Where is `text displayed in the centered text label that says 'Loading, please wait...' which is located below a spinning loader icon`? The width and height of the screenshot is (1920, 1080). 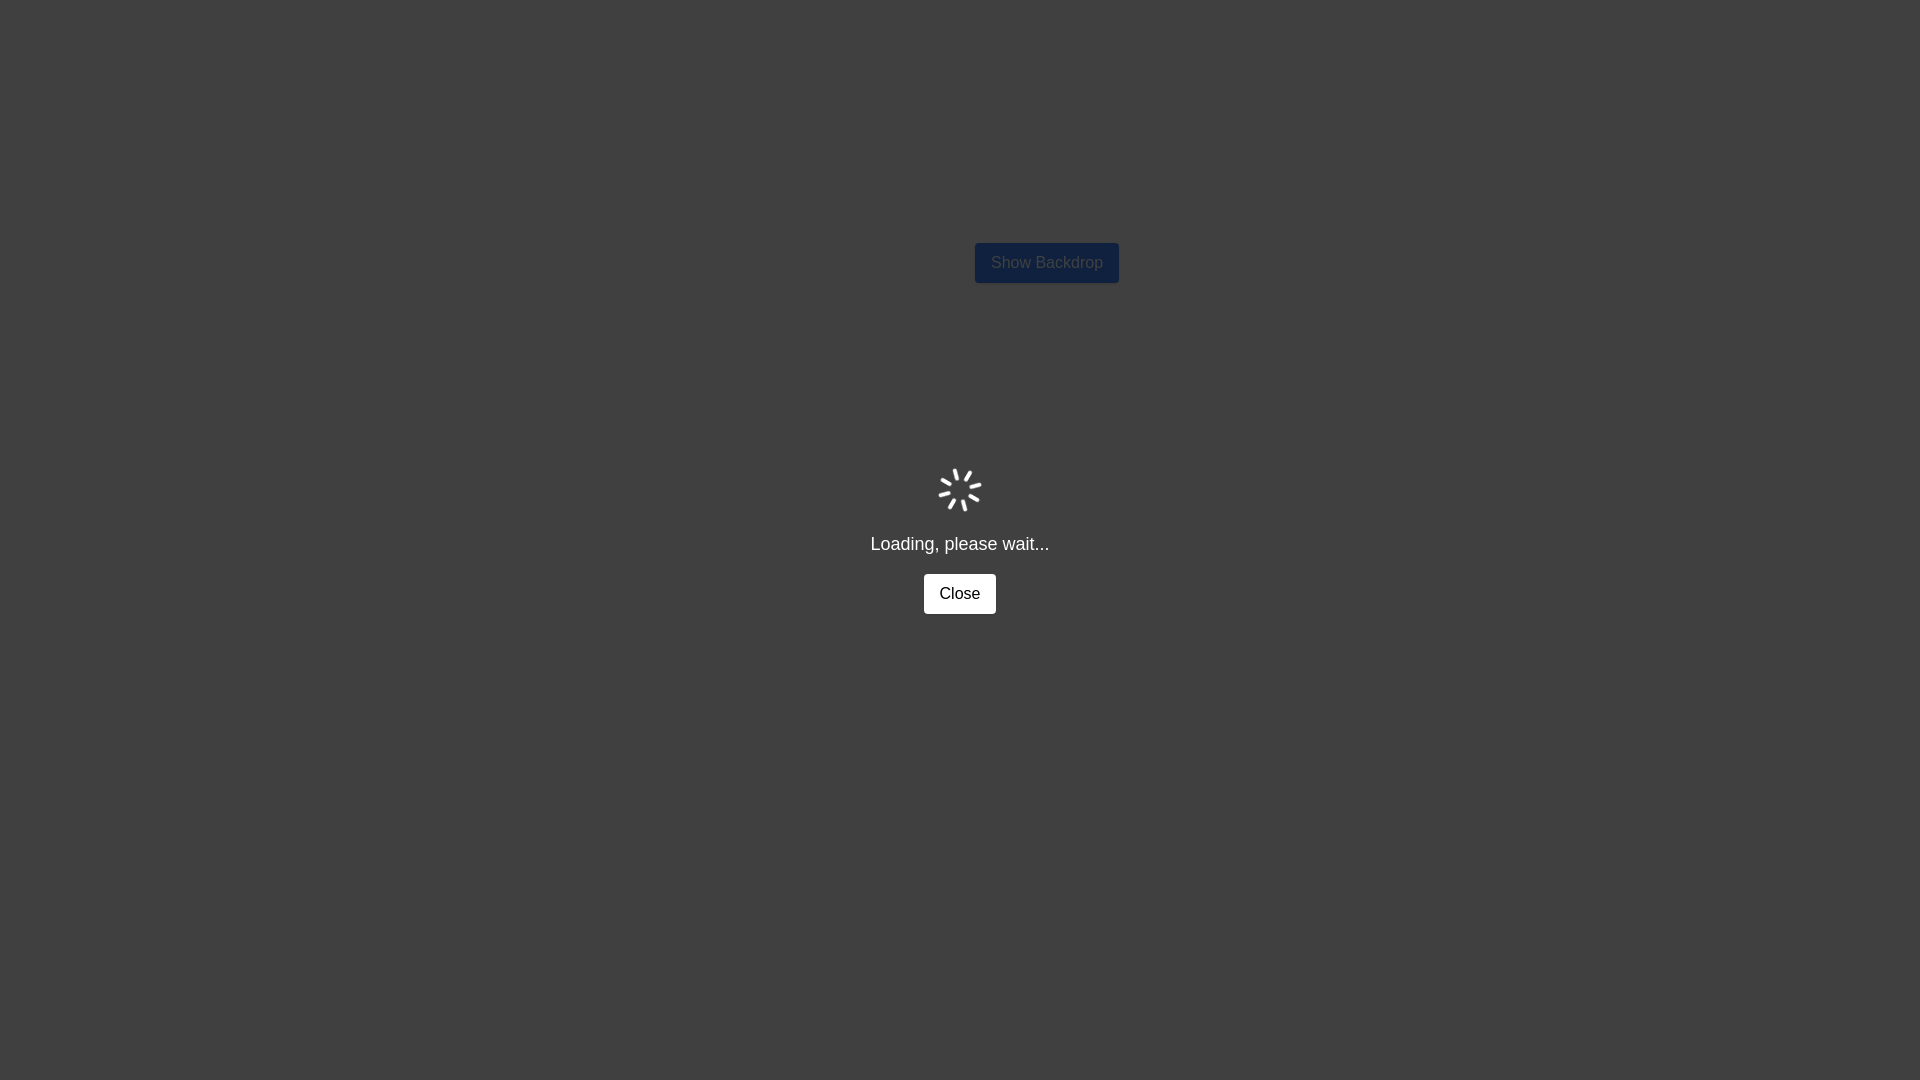 text displayed in the centered text label that says 'Loading, please wait...' which is located below a spinning loader icon is located at coordinates (960, 543).